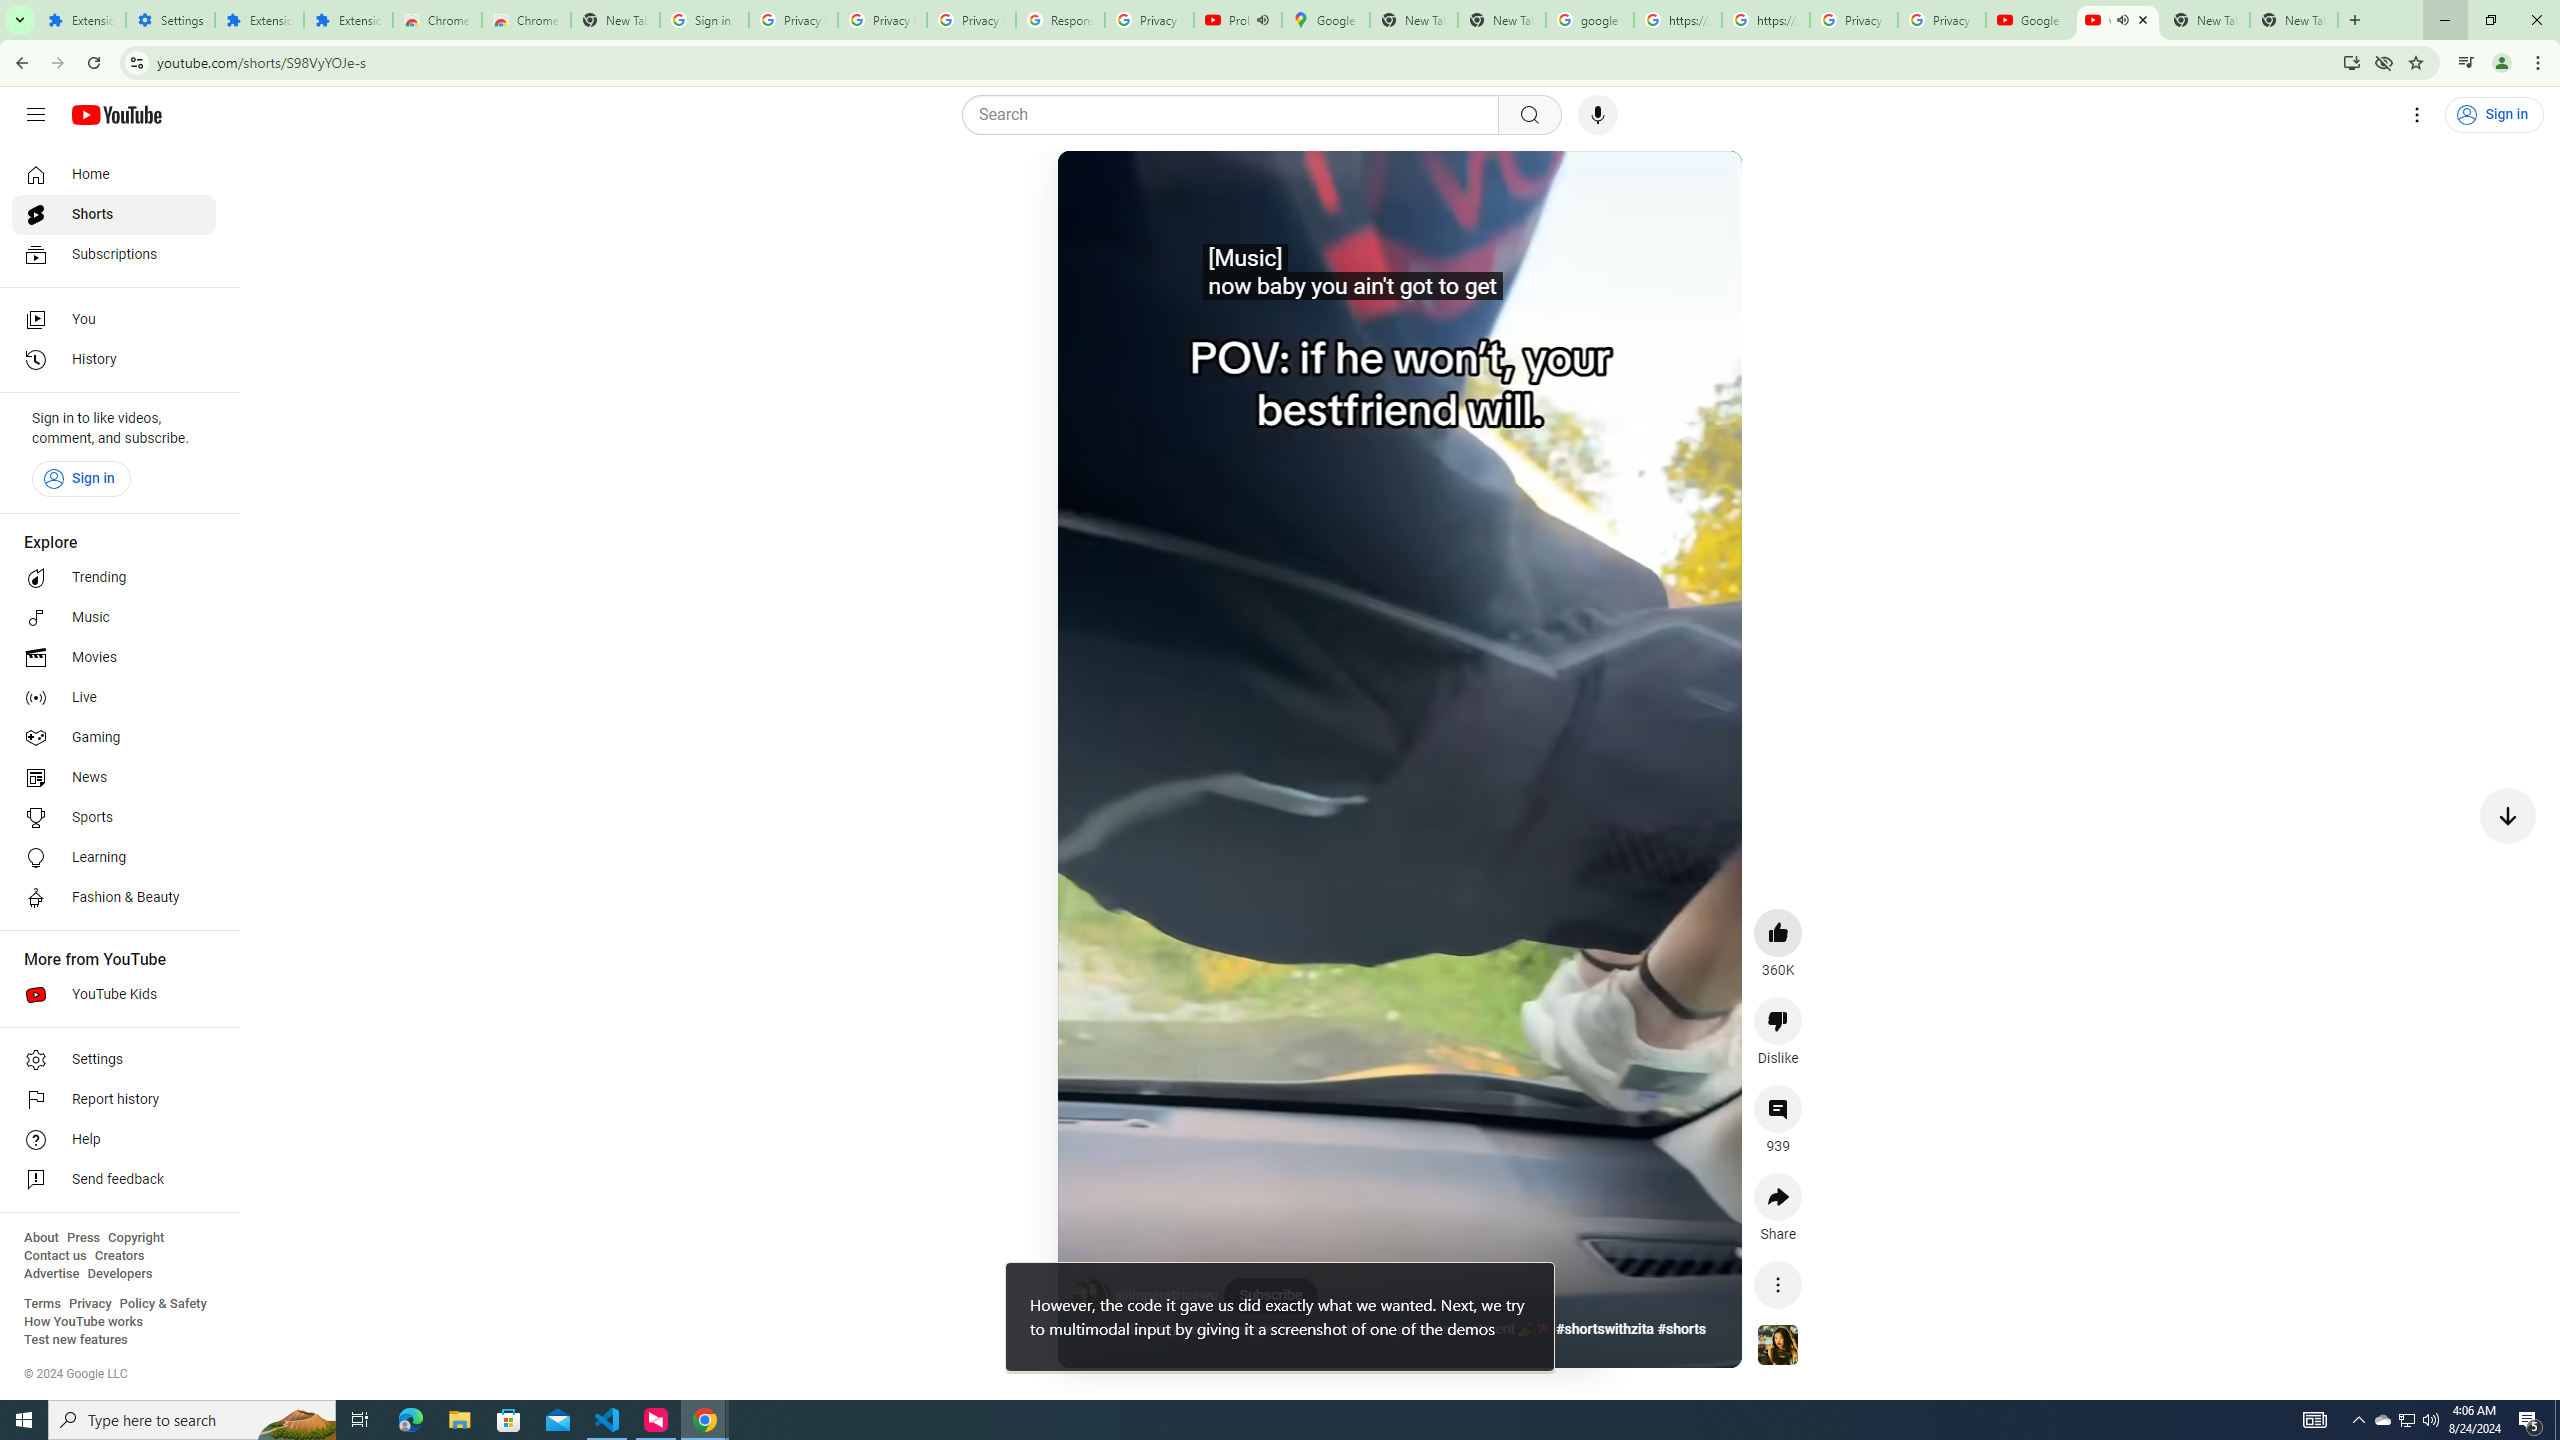 The width and height of the screenshot is (2560, 1440). I want to click on 'Press', so click(82, 1237).